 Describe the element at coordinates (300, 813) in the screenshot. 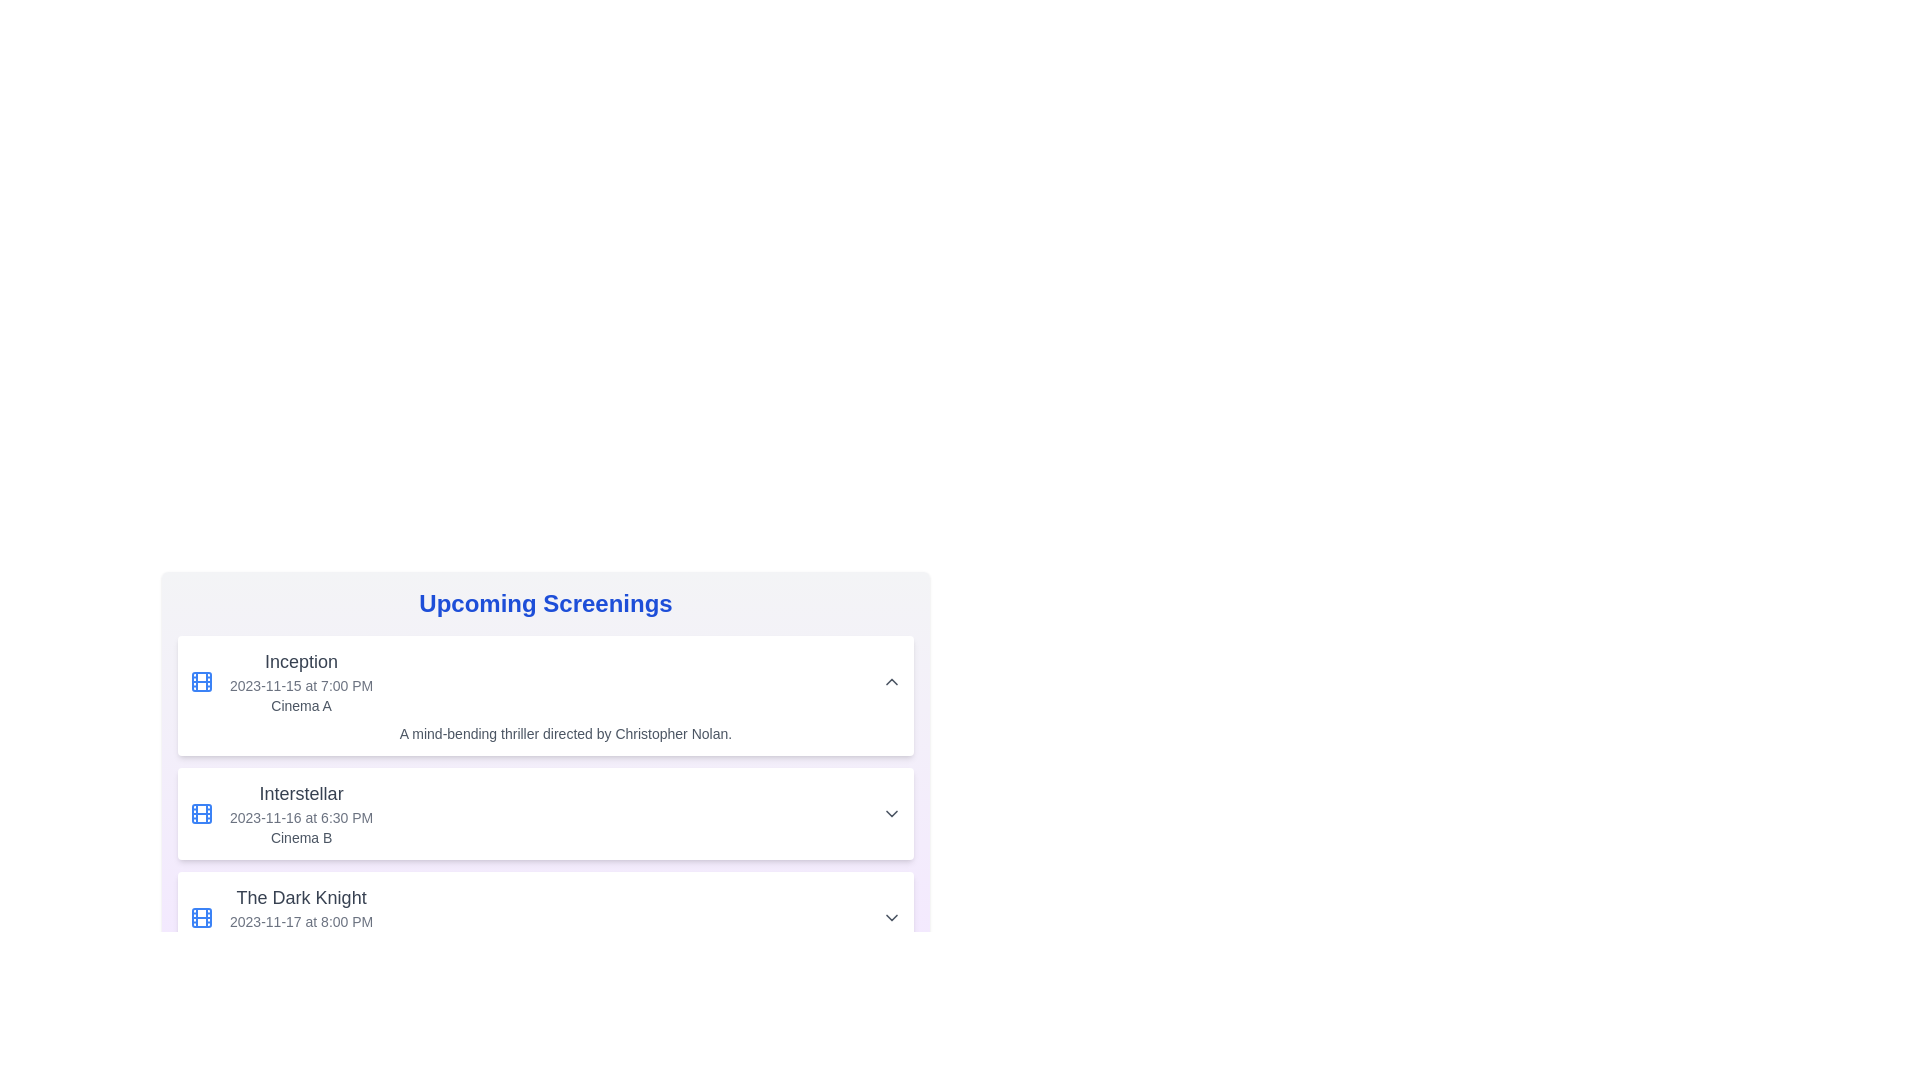

I see `the details of the text block displaying movie screening information for 'Interstellar', located in the second slot of the list of upcoming movie screenings` at that location.